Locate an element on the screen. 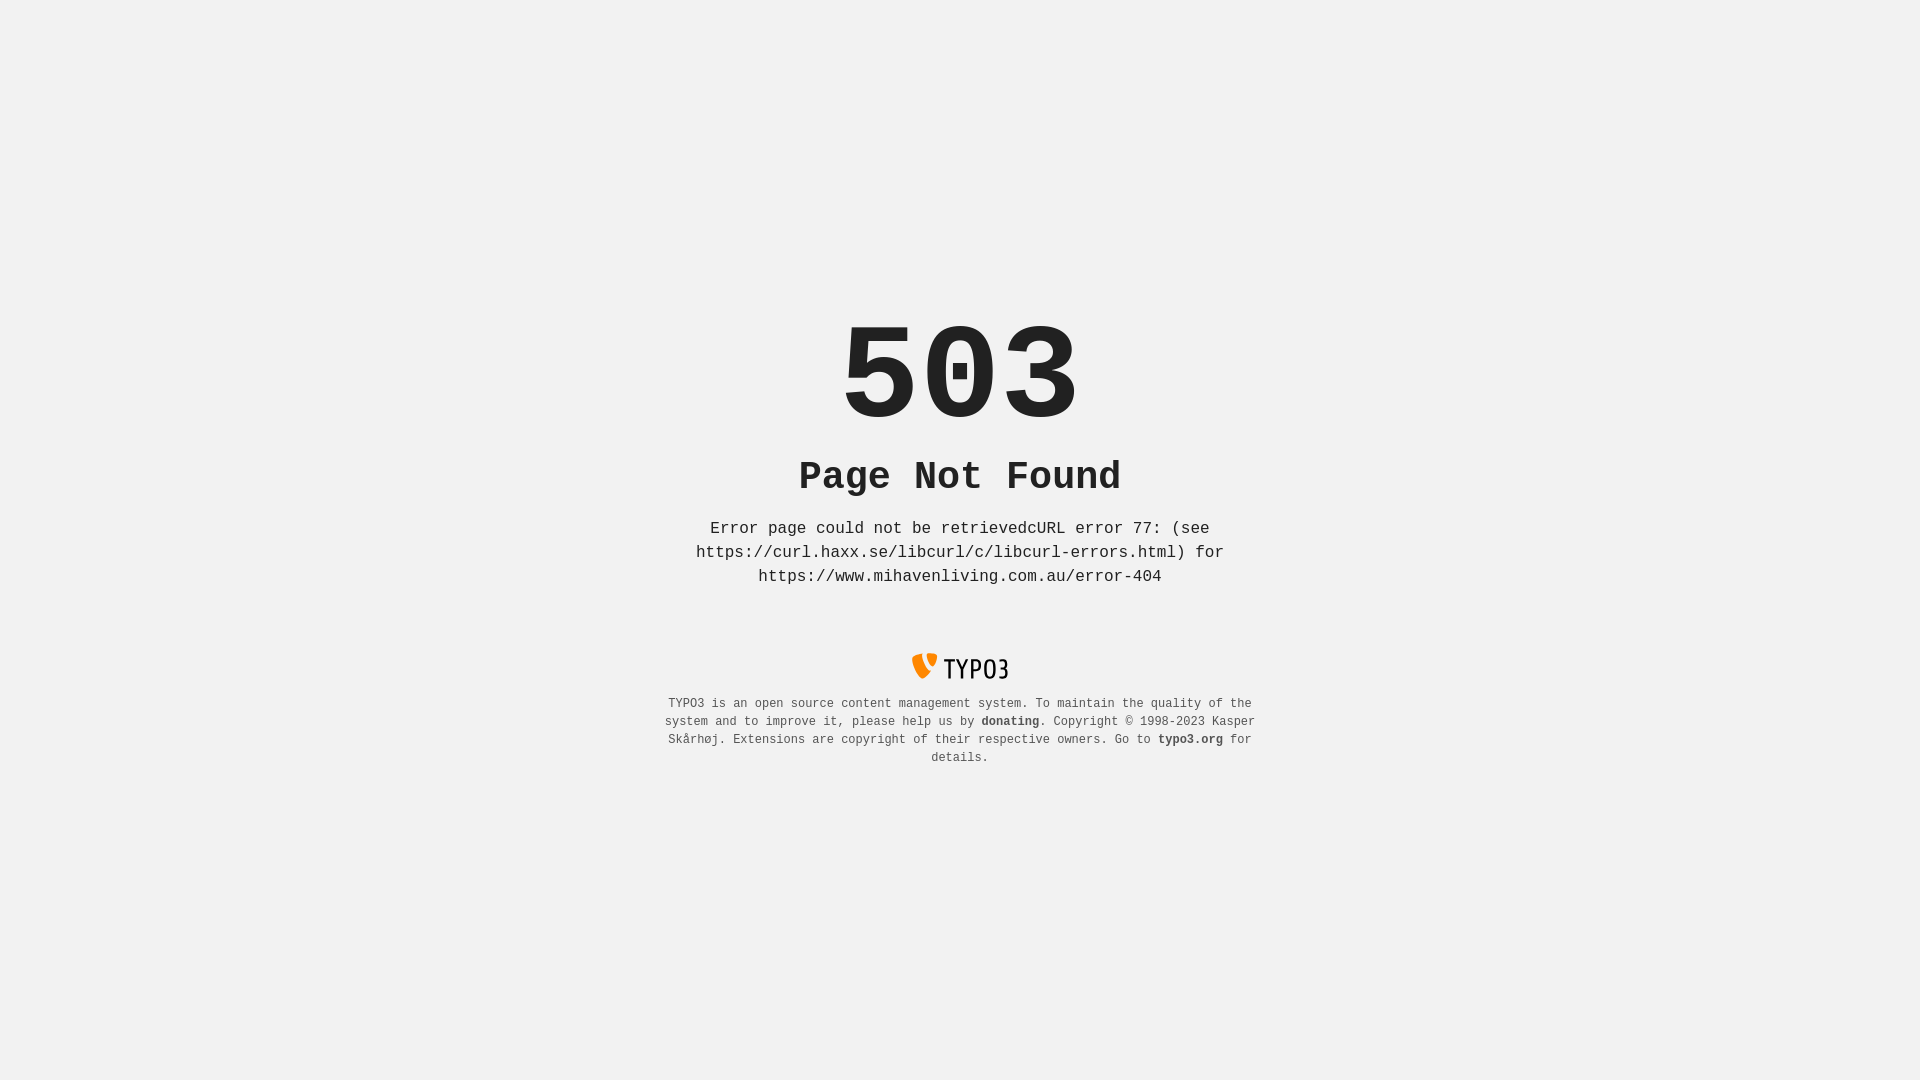 This screenshot has height=1080, width=1920. 'donating' is located at coordinates (1011, 721).